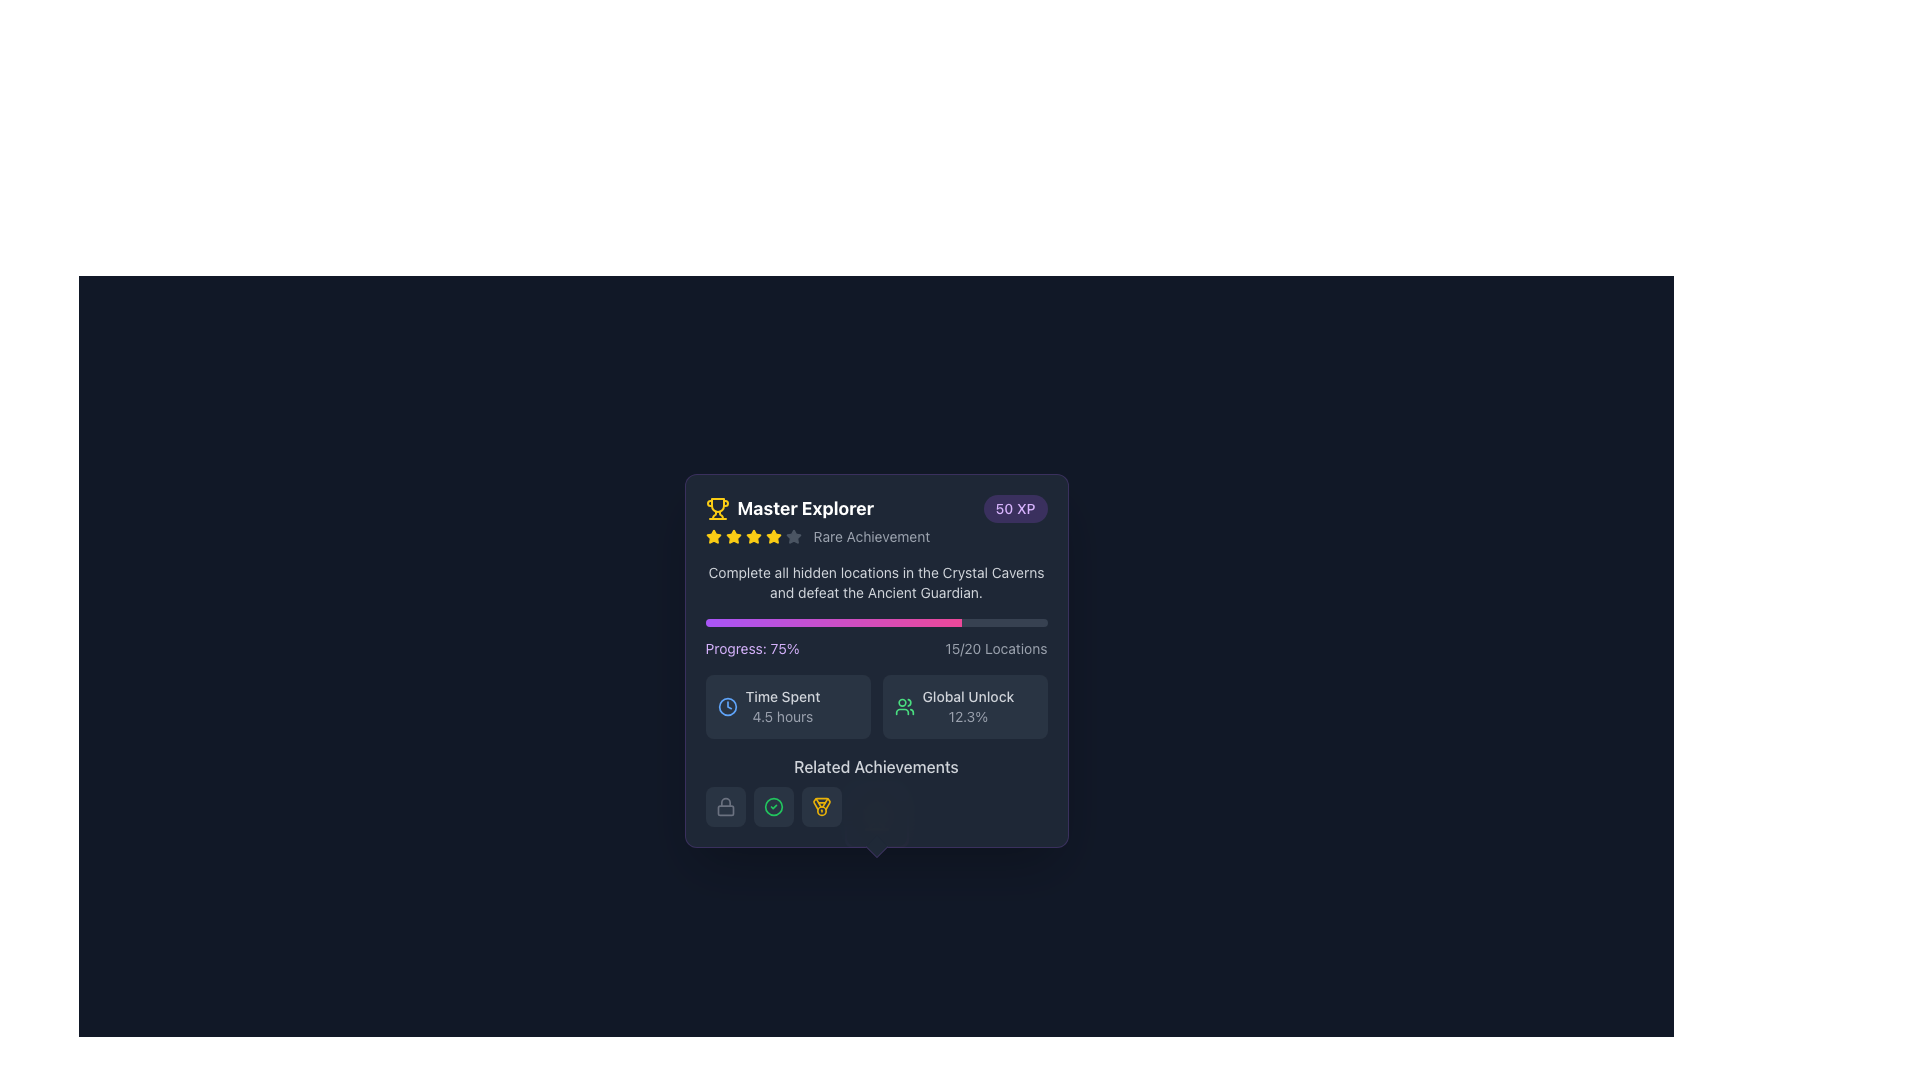 Image resolution: width=1920 pixels, height=1080 pixels. I want to click on the Progress Bar, which features a gradient fill from purple to pink and is located within a section labeled 'Progress: 75% 15/20 Locations', so click(876, 622).